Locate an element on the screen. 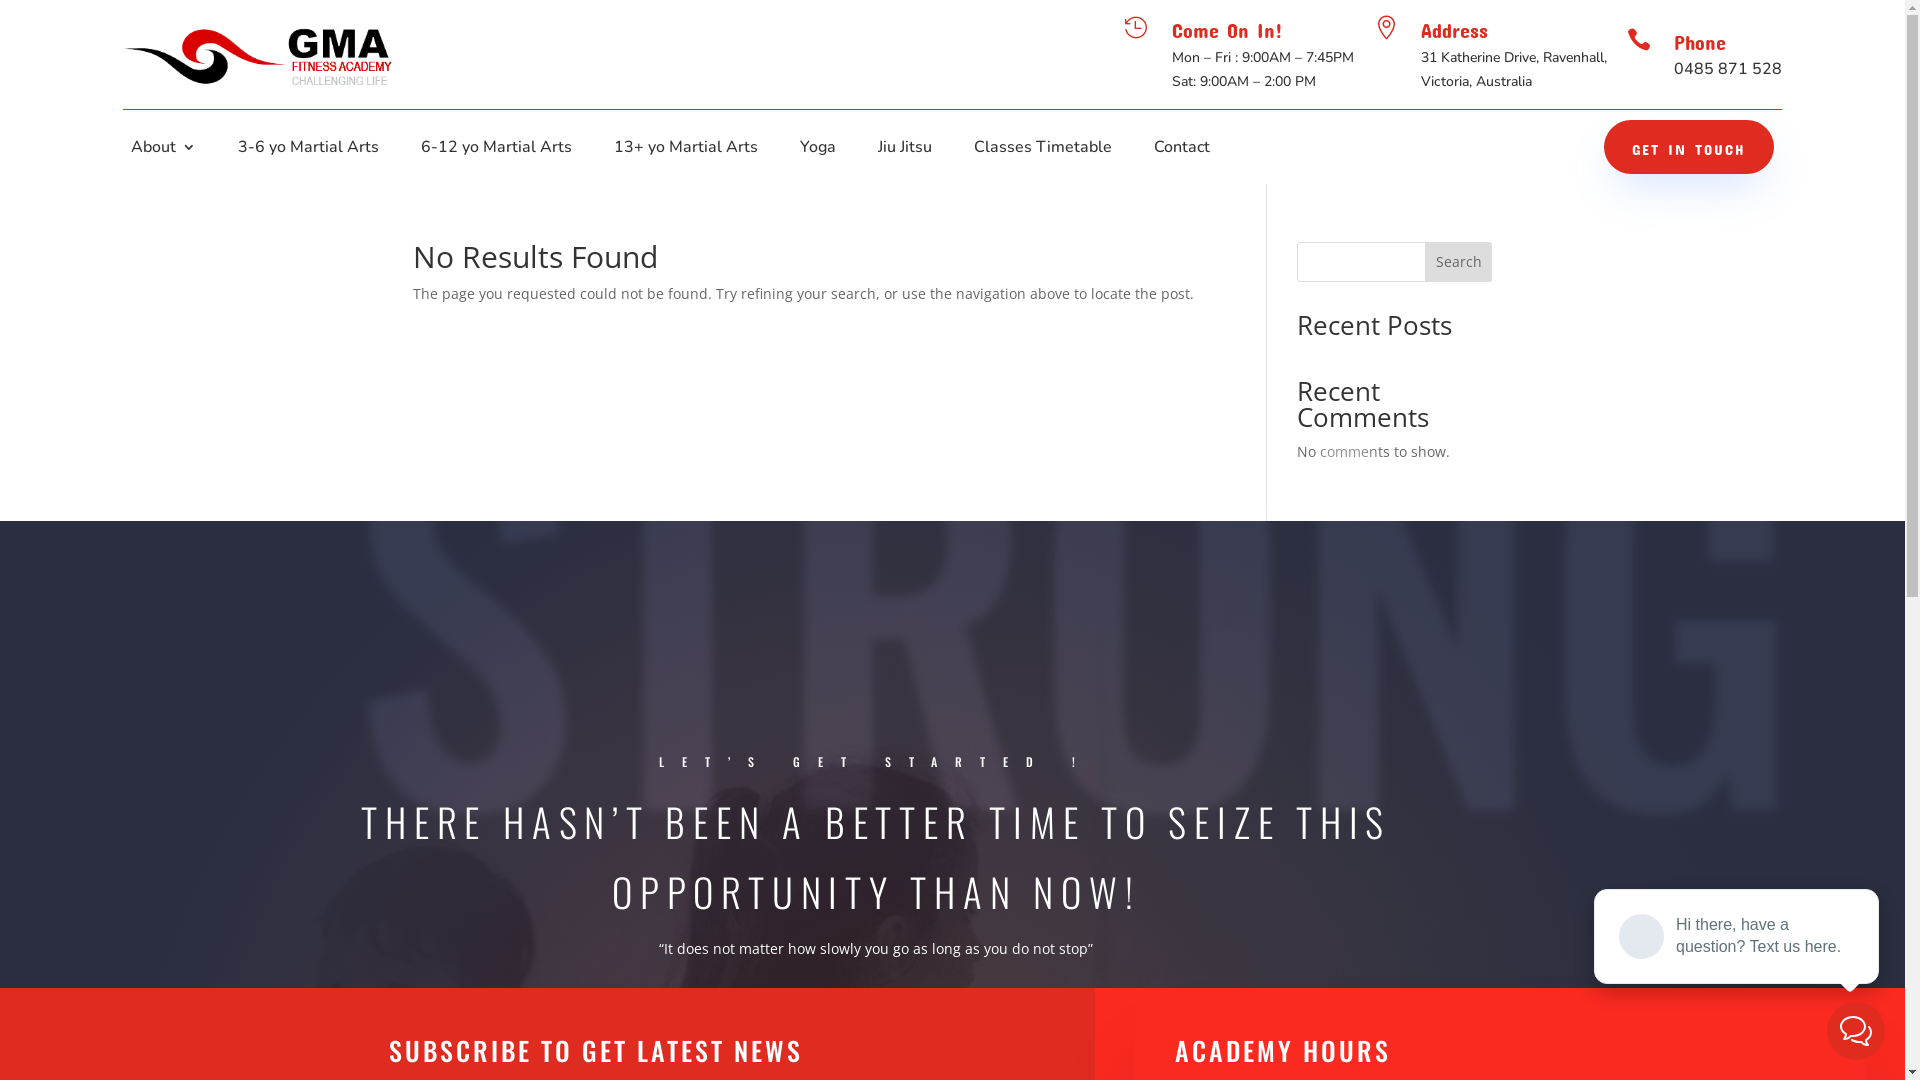  'GET IN TOUCH' is located at coordinates (1688, 145).